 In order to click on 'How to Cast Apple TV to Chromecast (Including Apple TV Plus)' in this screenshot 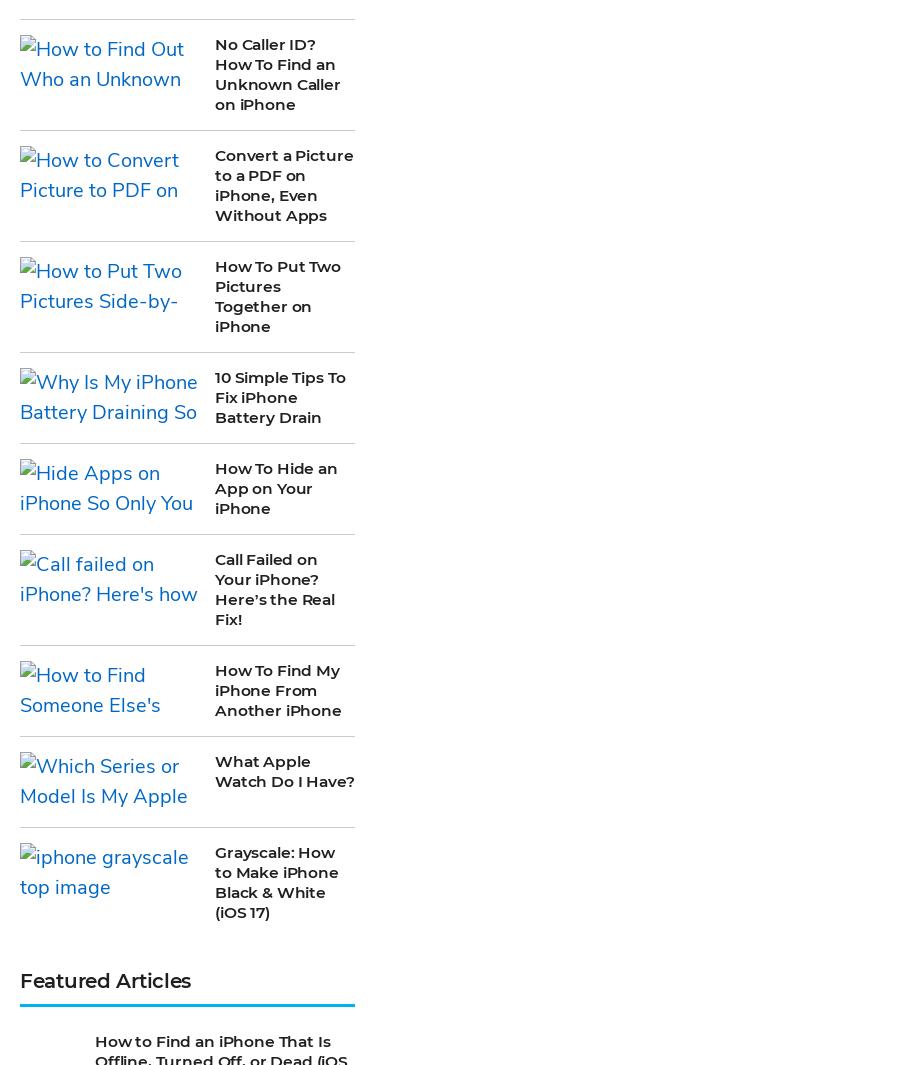, I will do `click(95, 746)`.